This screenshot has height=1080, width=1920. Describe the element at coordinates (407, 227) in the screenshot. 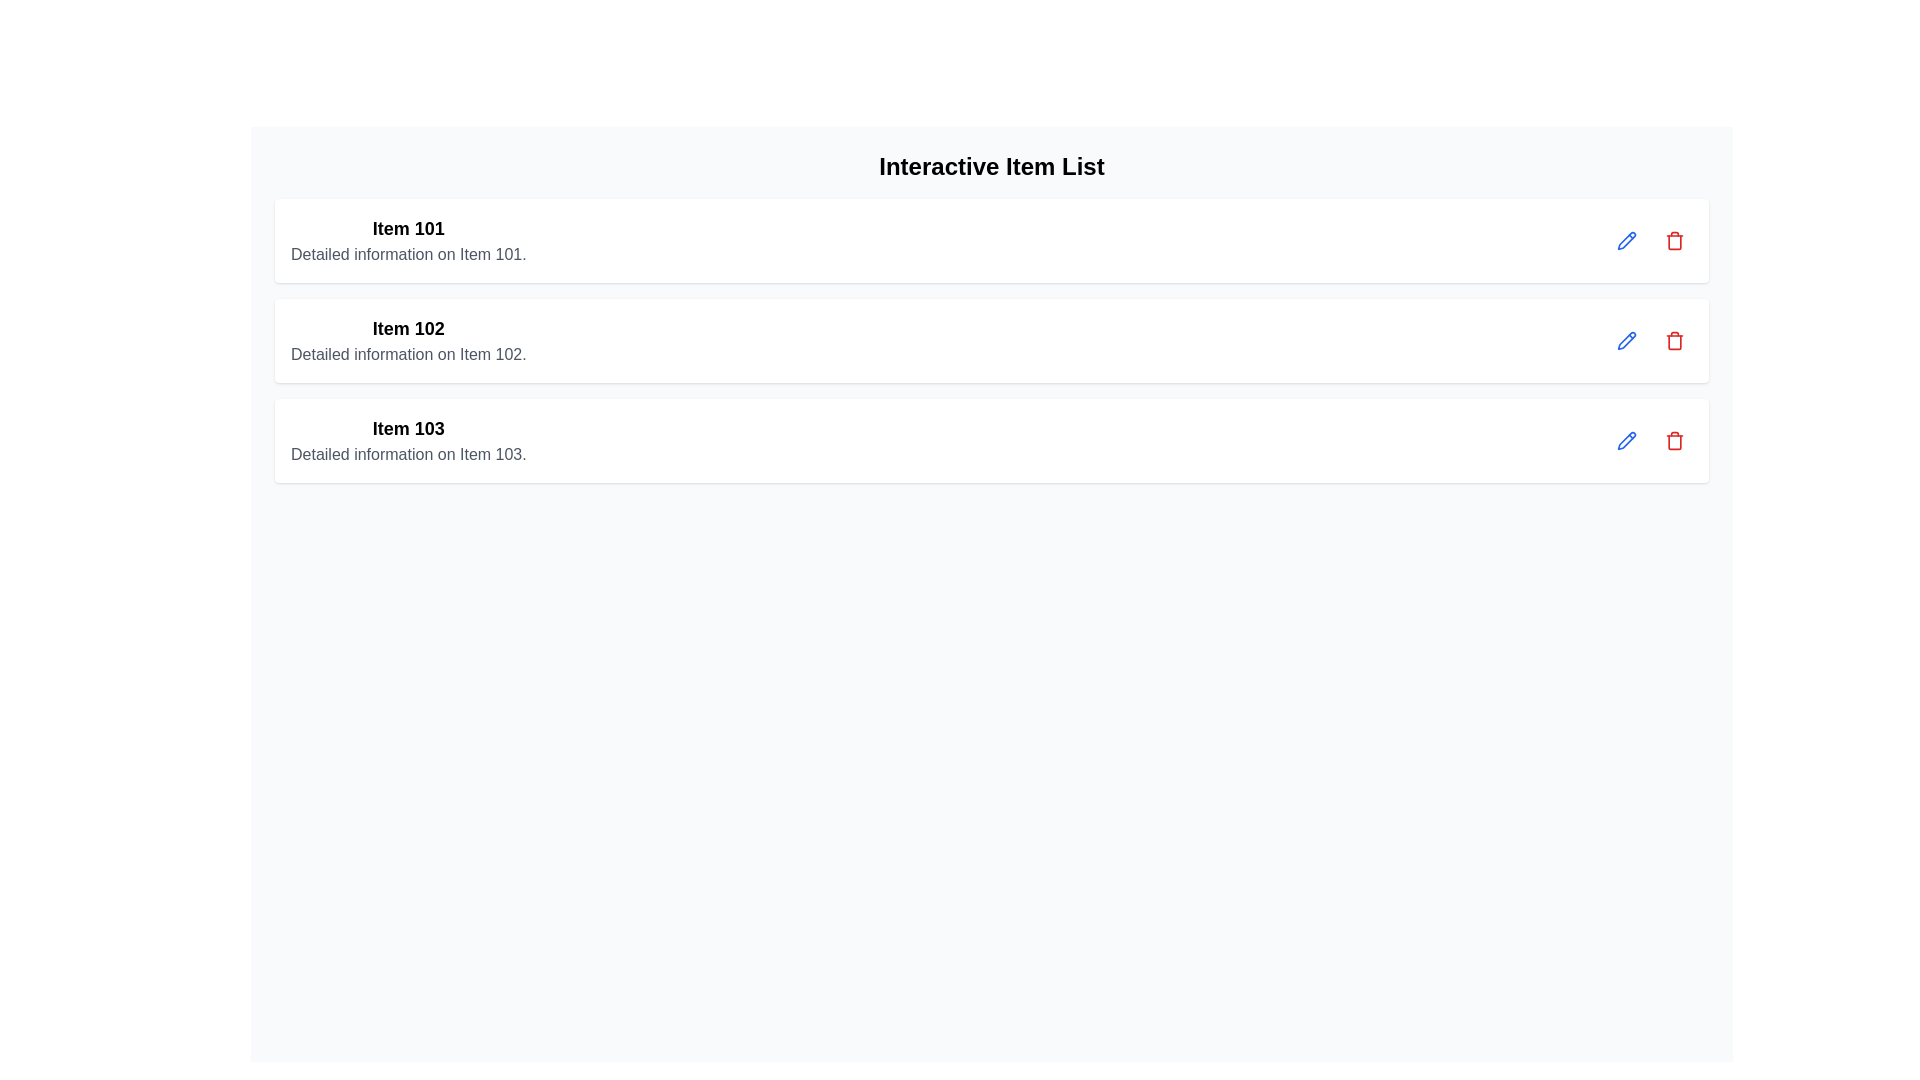

I see `the bold black text label that reads 'Item 101', which is prominently displayed as a title above the description in the central list of items` at that location.